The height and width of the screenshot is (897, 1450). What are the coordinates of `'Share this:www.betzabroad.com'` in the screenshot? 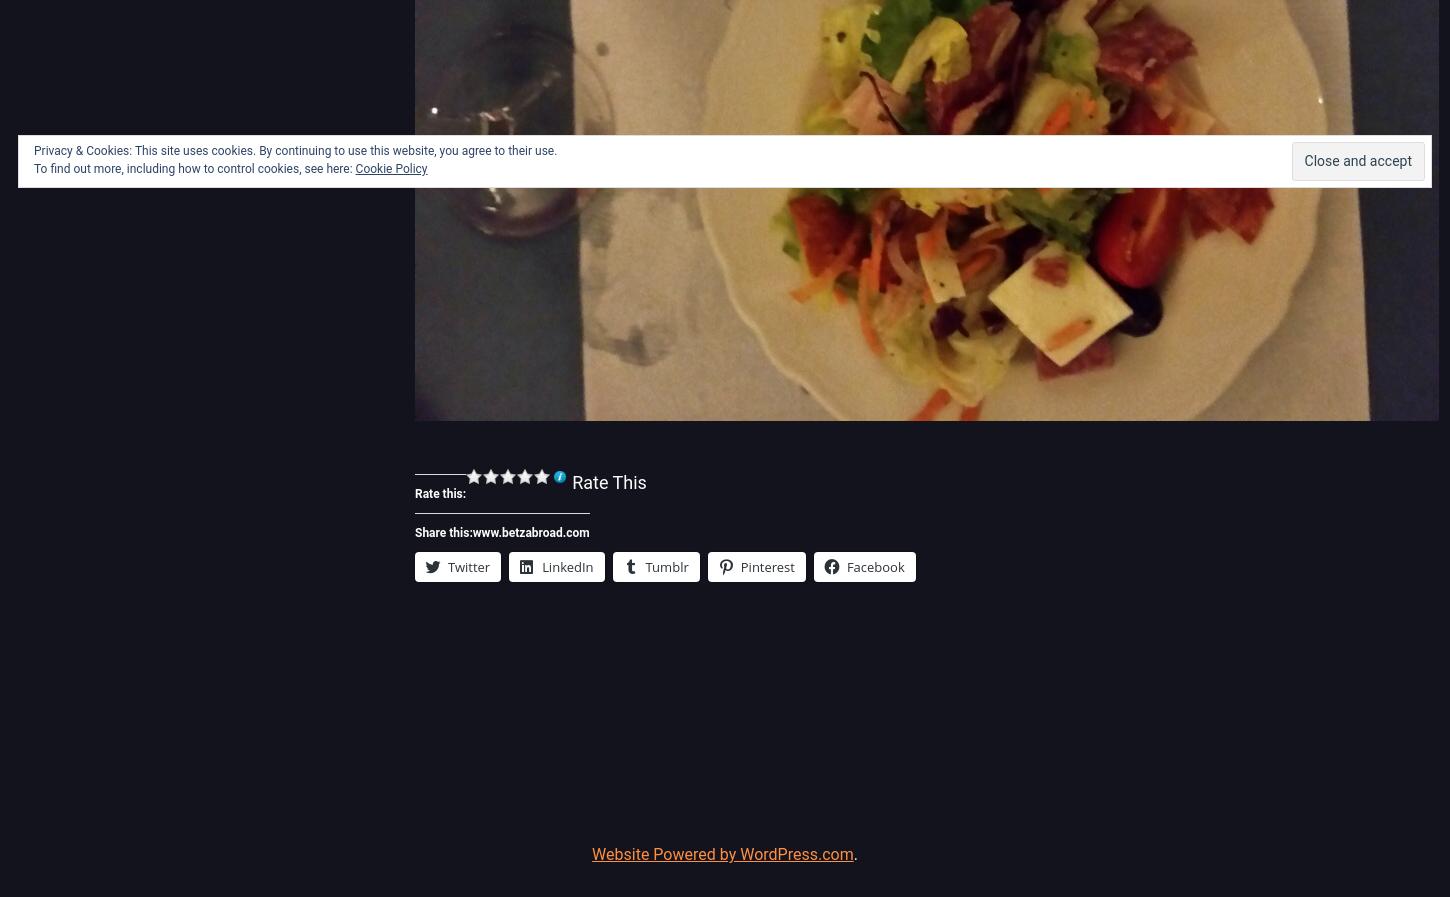 It's located at (501, 532).